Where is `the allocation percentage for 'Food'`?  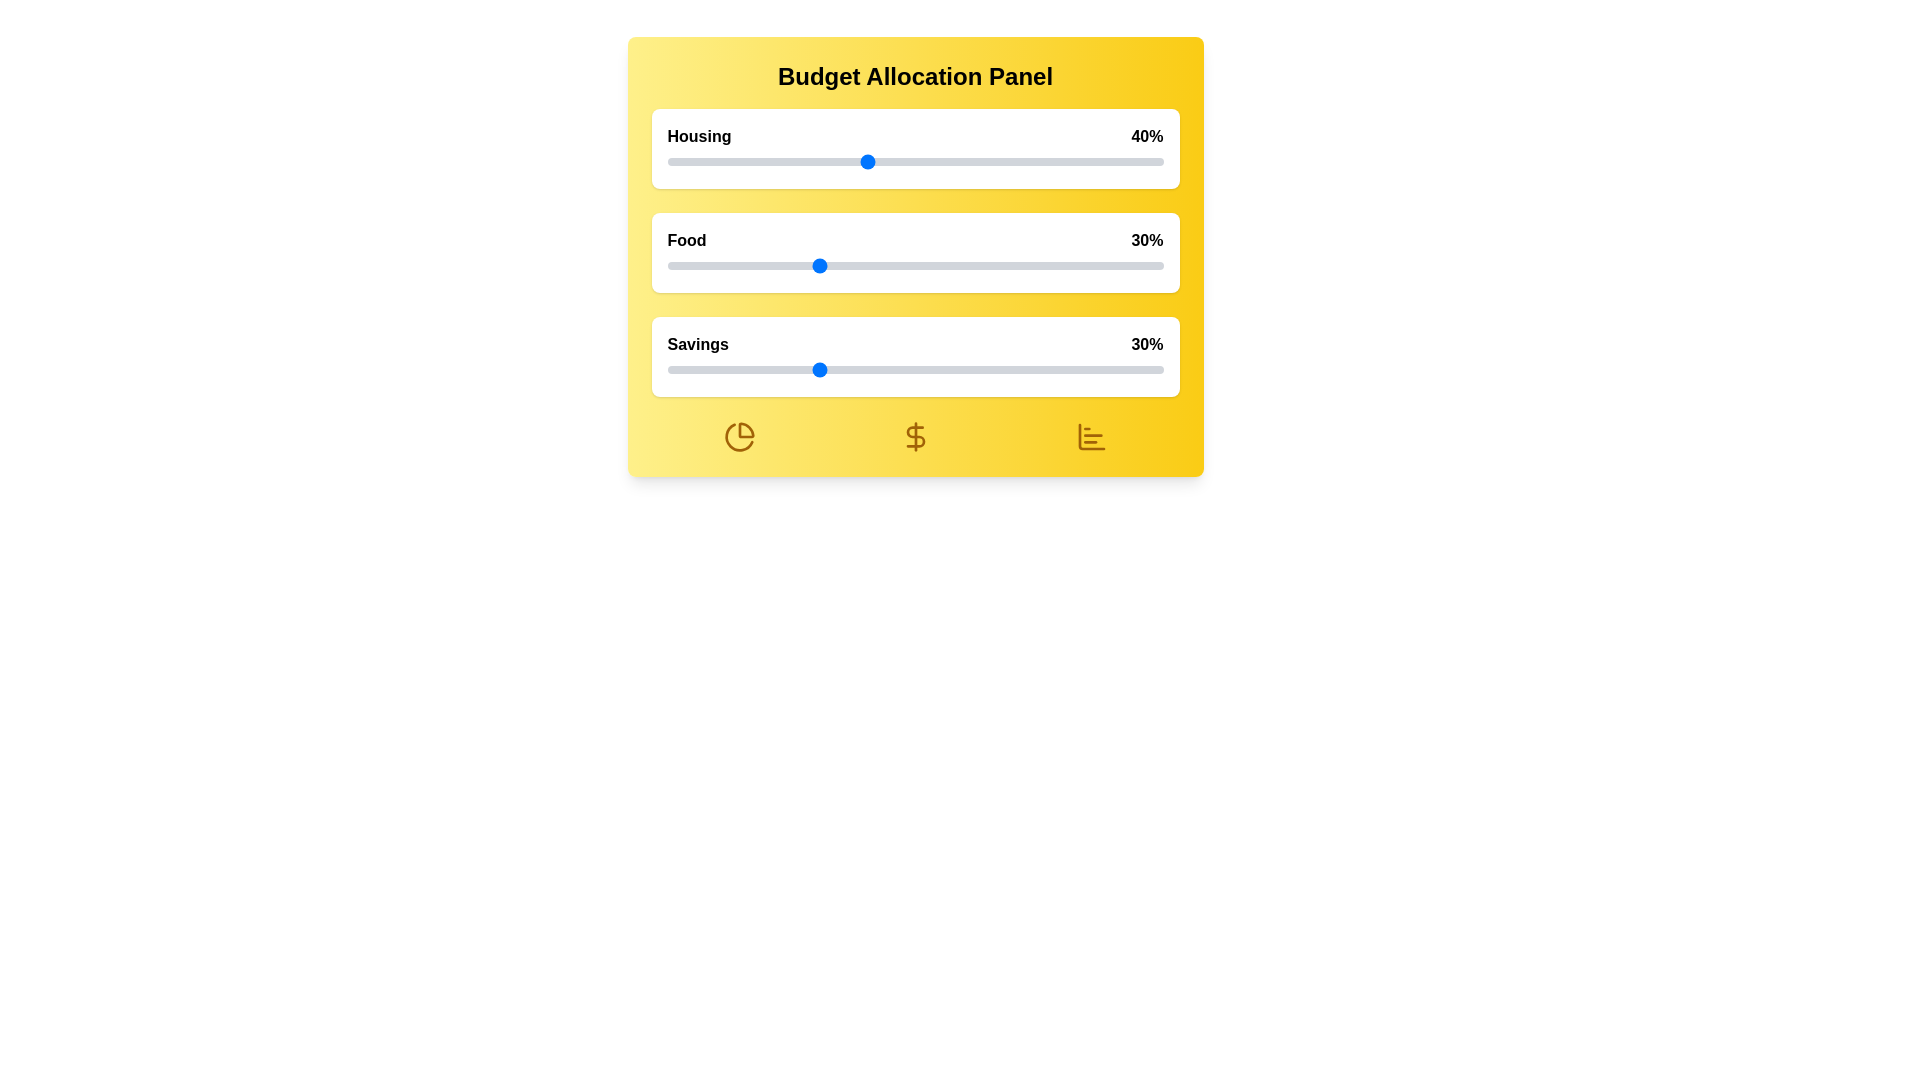
the allocation percentage for 'Food' is located at coordinates (894, 265).